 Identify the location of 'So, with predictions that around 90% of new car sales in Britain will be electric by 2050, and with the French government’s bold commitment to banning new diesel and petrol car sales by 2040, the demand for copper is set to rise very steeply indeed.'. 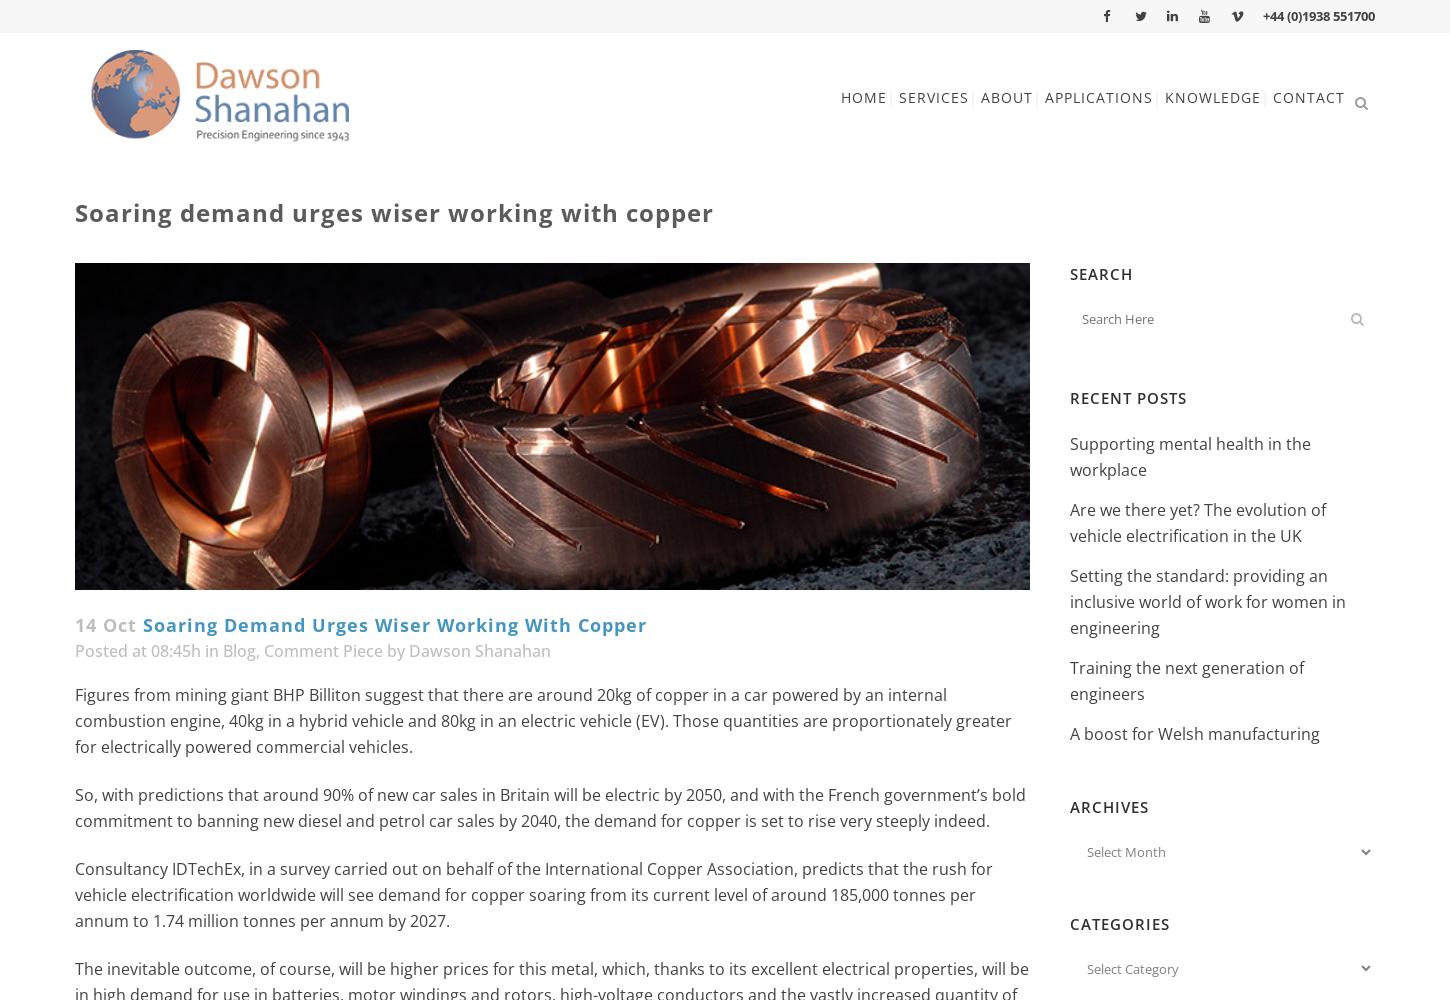
(550, 808).